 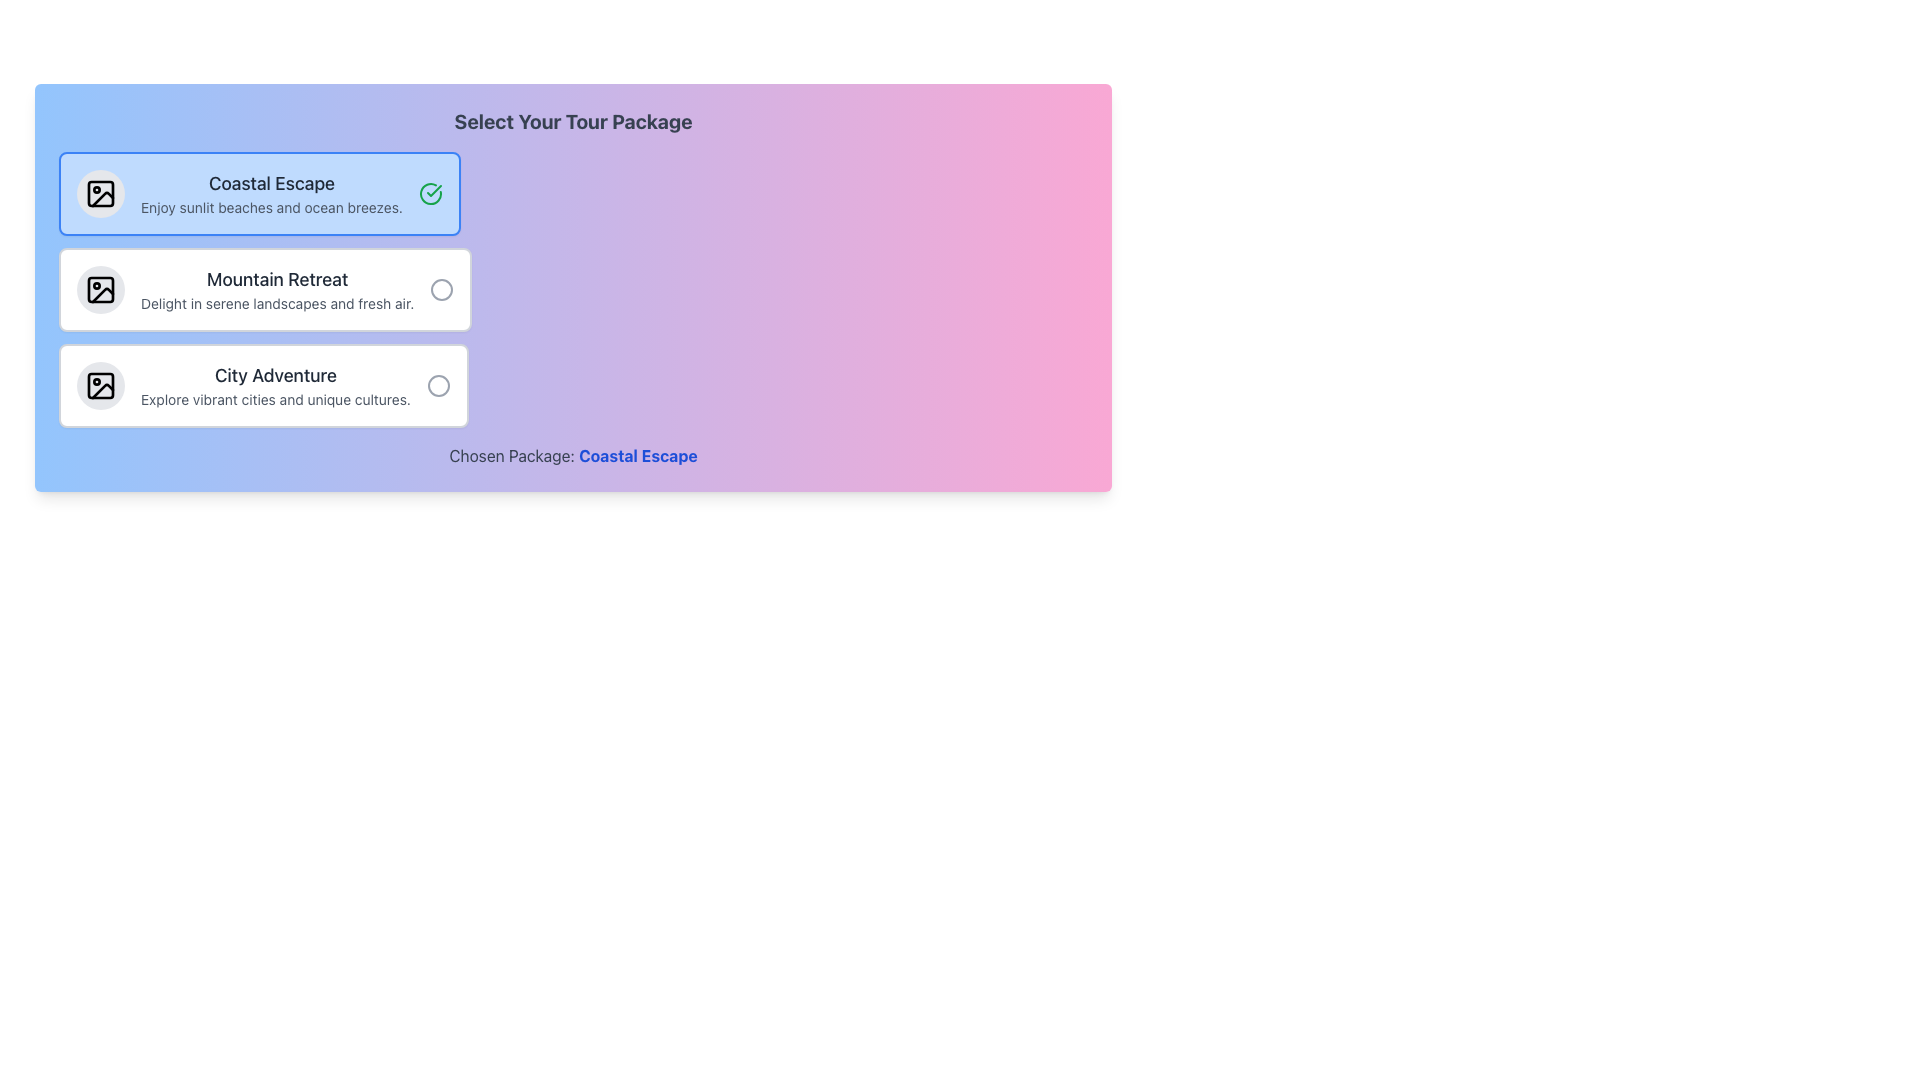 I want to click on the label reading 'Chosen Package:' which is styled in gray and located to the left of the bold blue text 'Coastal Escape', so click(x=512, y=455).